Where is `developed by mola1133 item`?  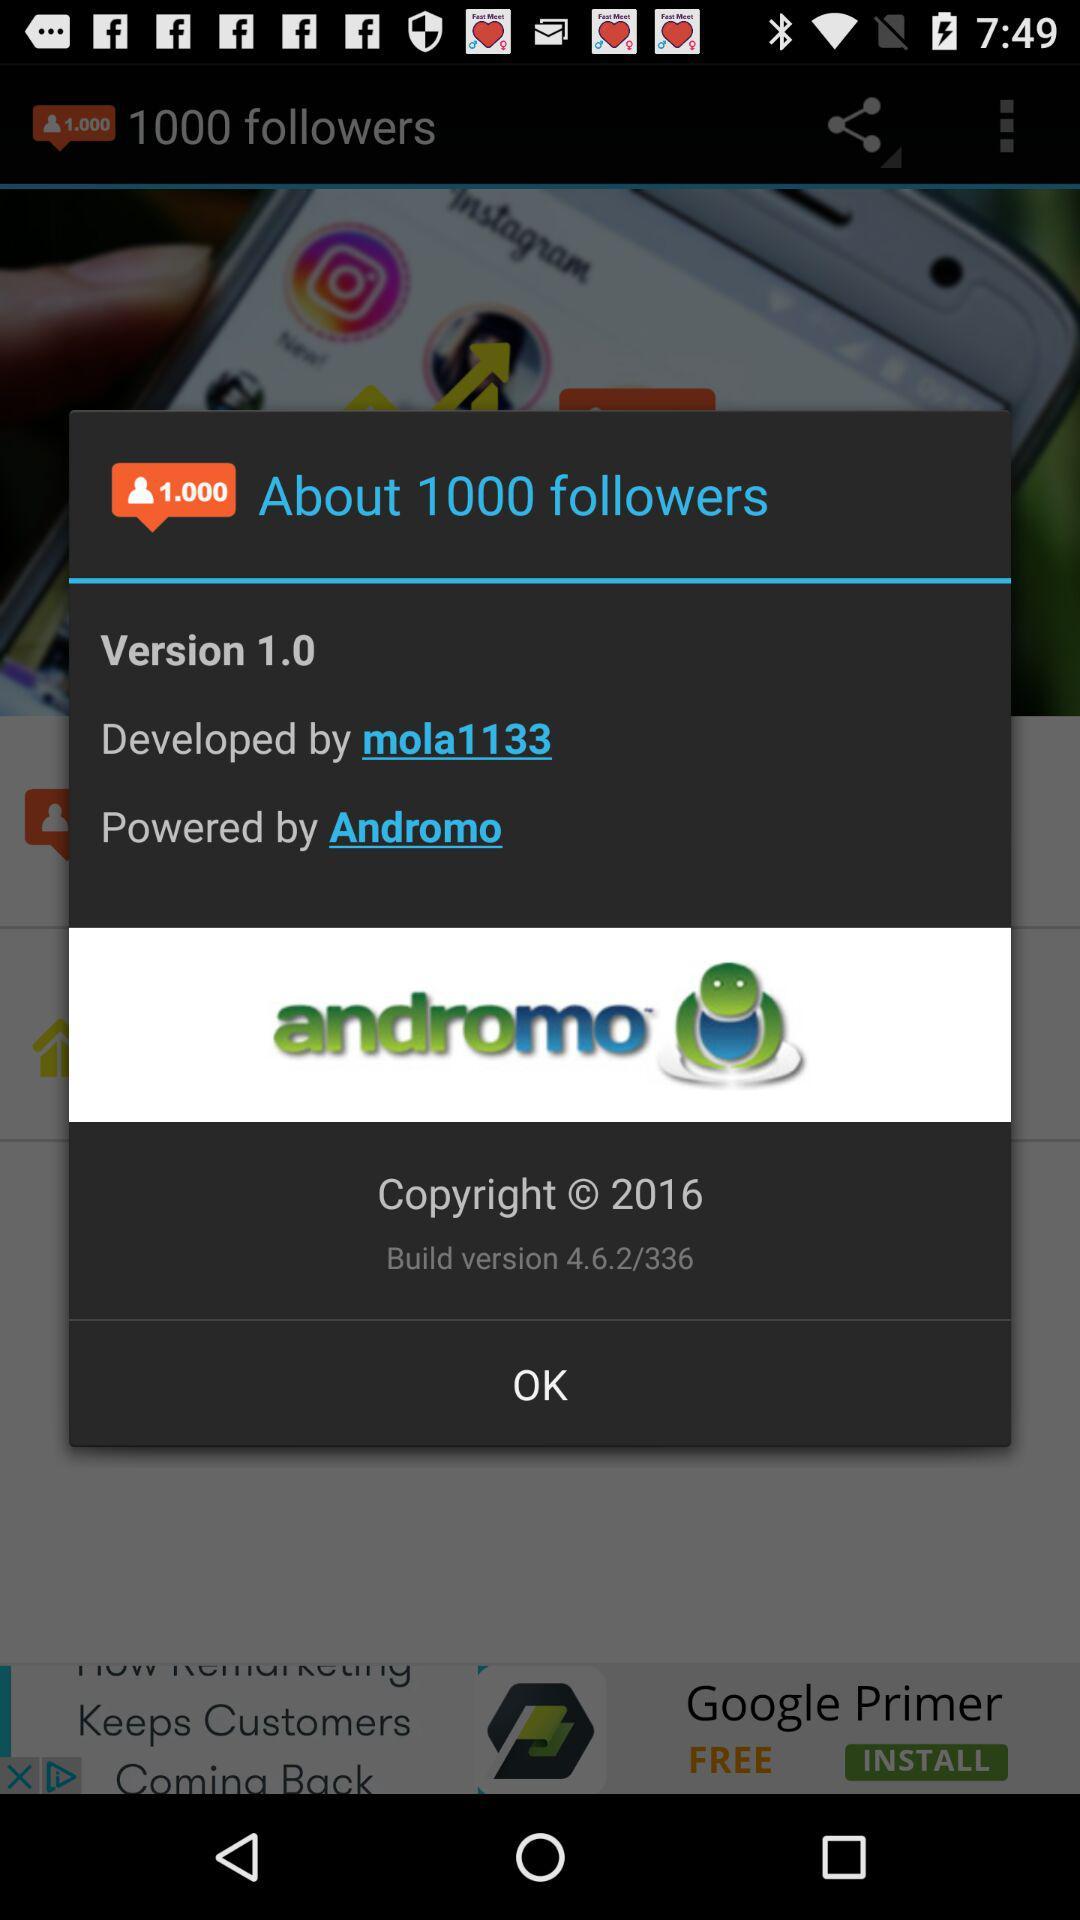
developed by mola1133 item is located at coordinates (540, 752).